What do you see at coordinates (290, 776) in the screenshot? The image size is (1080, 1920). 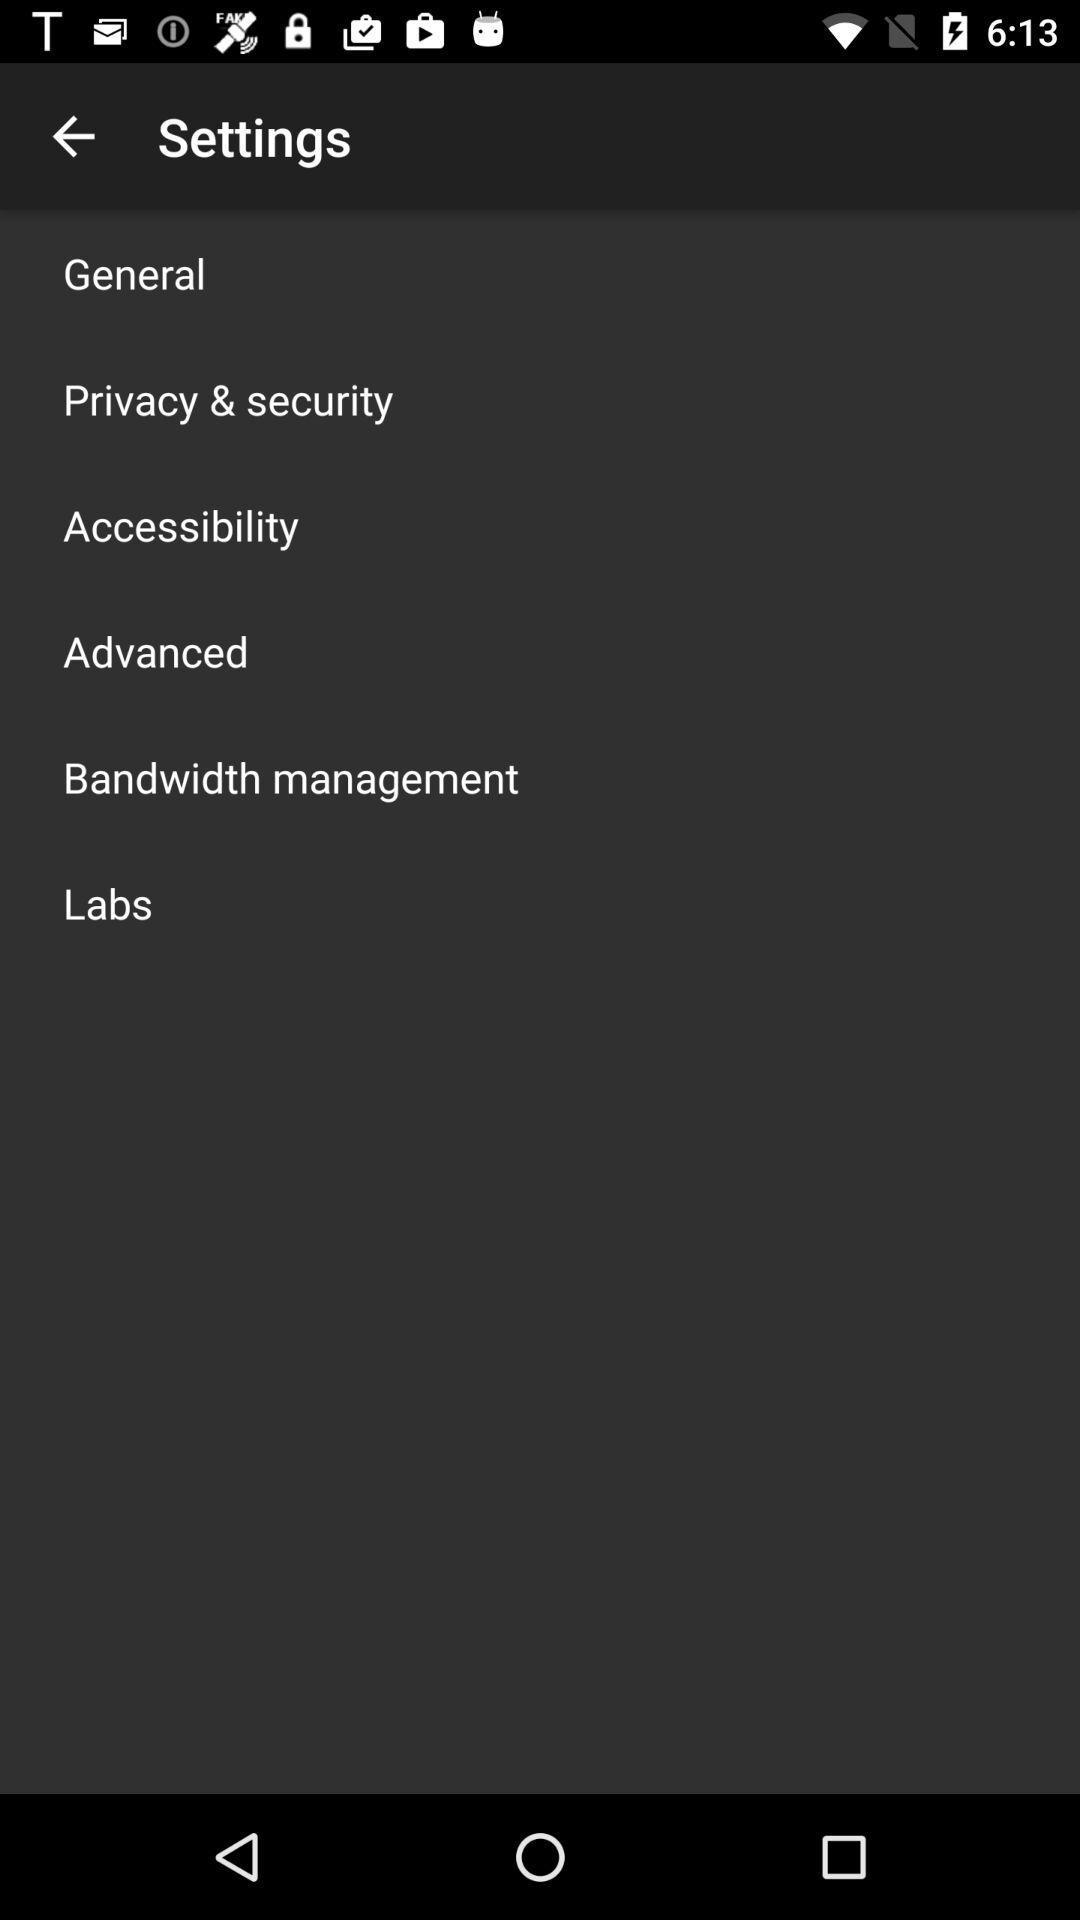 I see `the bandwidth management app` at bounding box center [290, 776].